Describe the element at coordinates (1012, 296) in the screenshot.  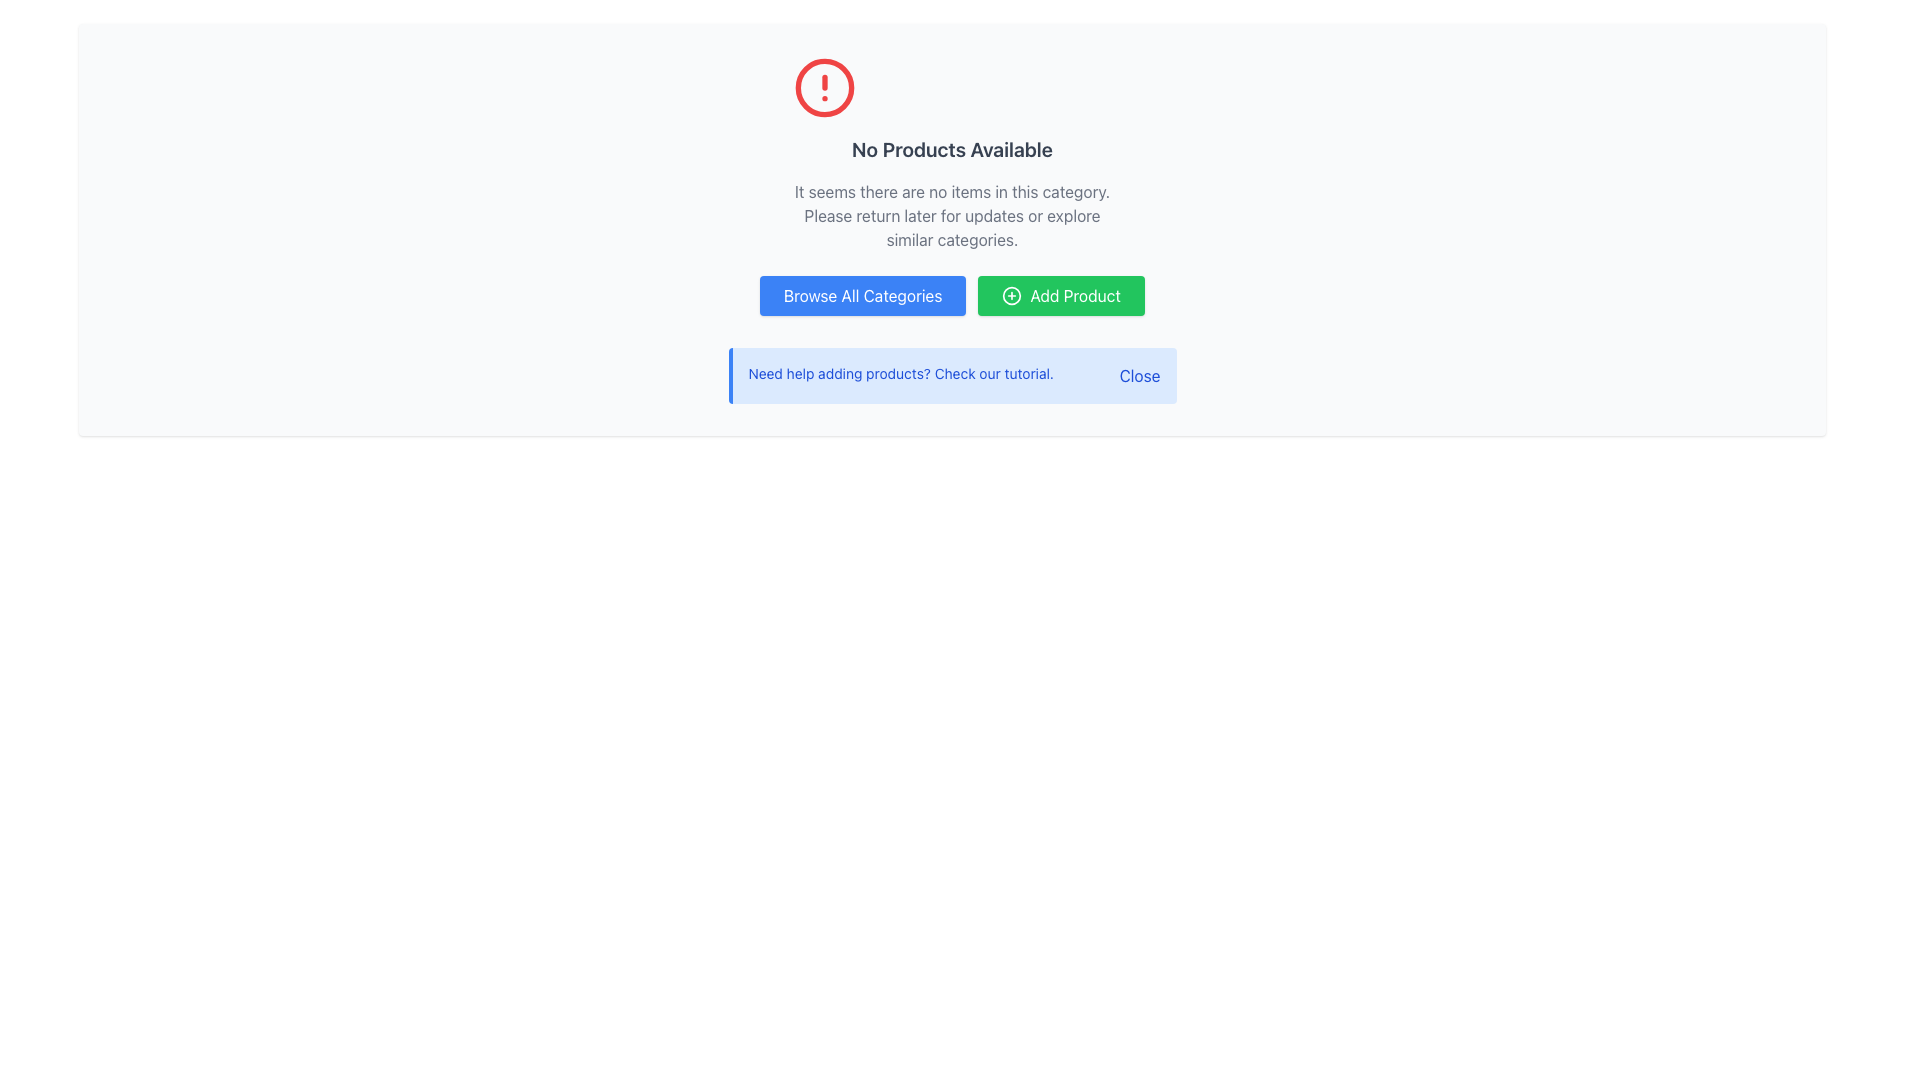
I see `the 'Add Product' icon located to the right of the 'Browse All Categories' blue button, beneath the 'No Products Available' text` at that location.